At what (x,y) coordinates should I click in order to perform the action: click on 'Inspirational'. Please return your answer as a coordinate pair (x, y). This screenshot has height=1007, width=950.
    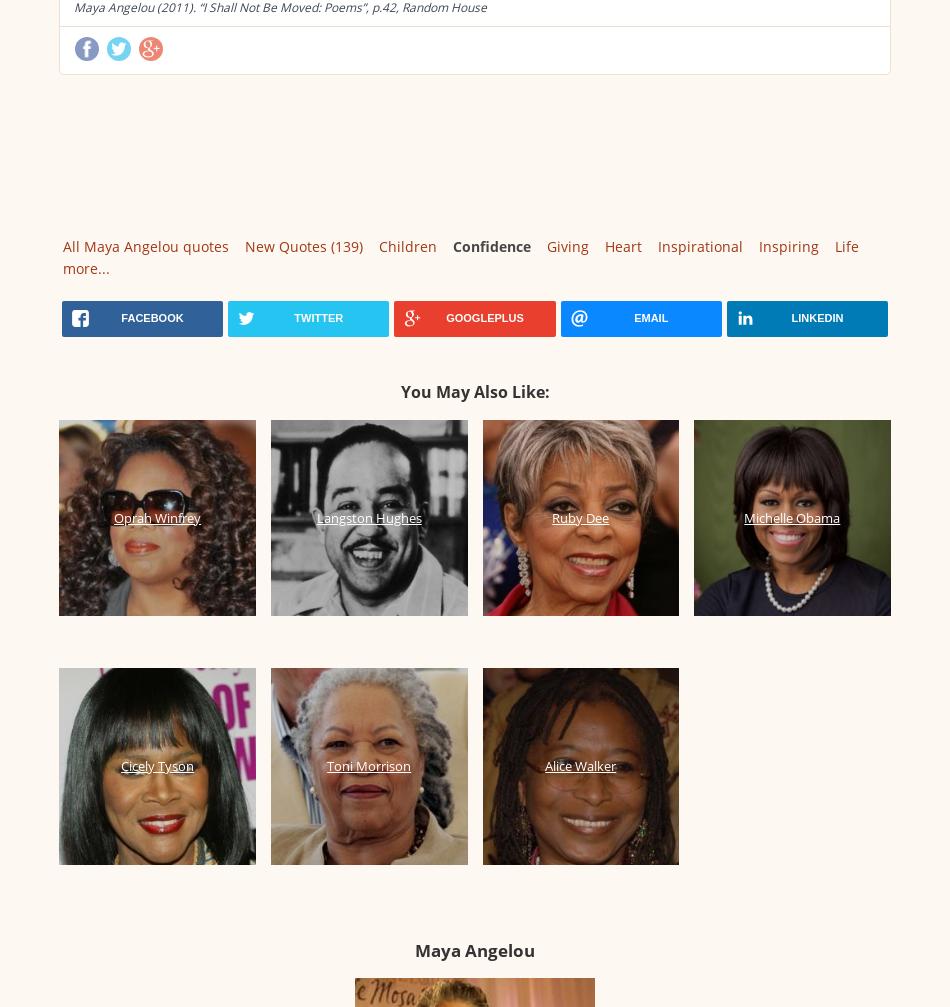
    Looking at the image, I should click on (700, 246).